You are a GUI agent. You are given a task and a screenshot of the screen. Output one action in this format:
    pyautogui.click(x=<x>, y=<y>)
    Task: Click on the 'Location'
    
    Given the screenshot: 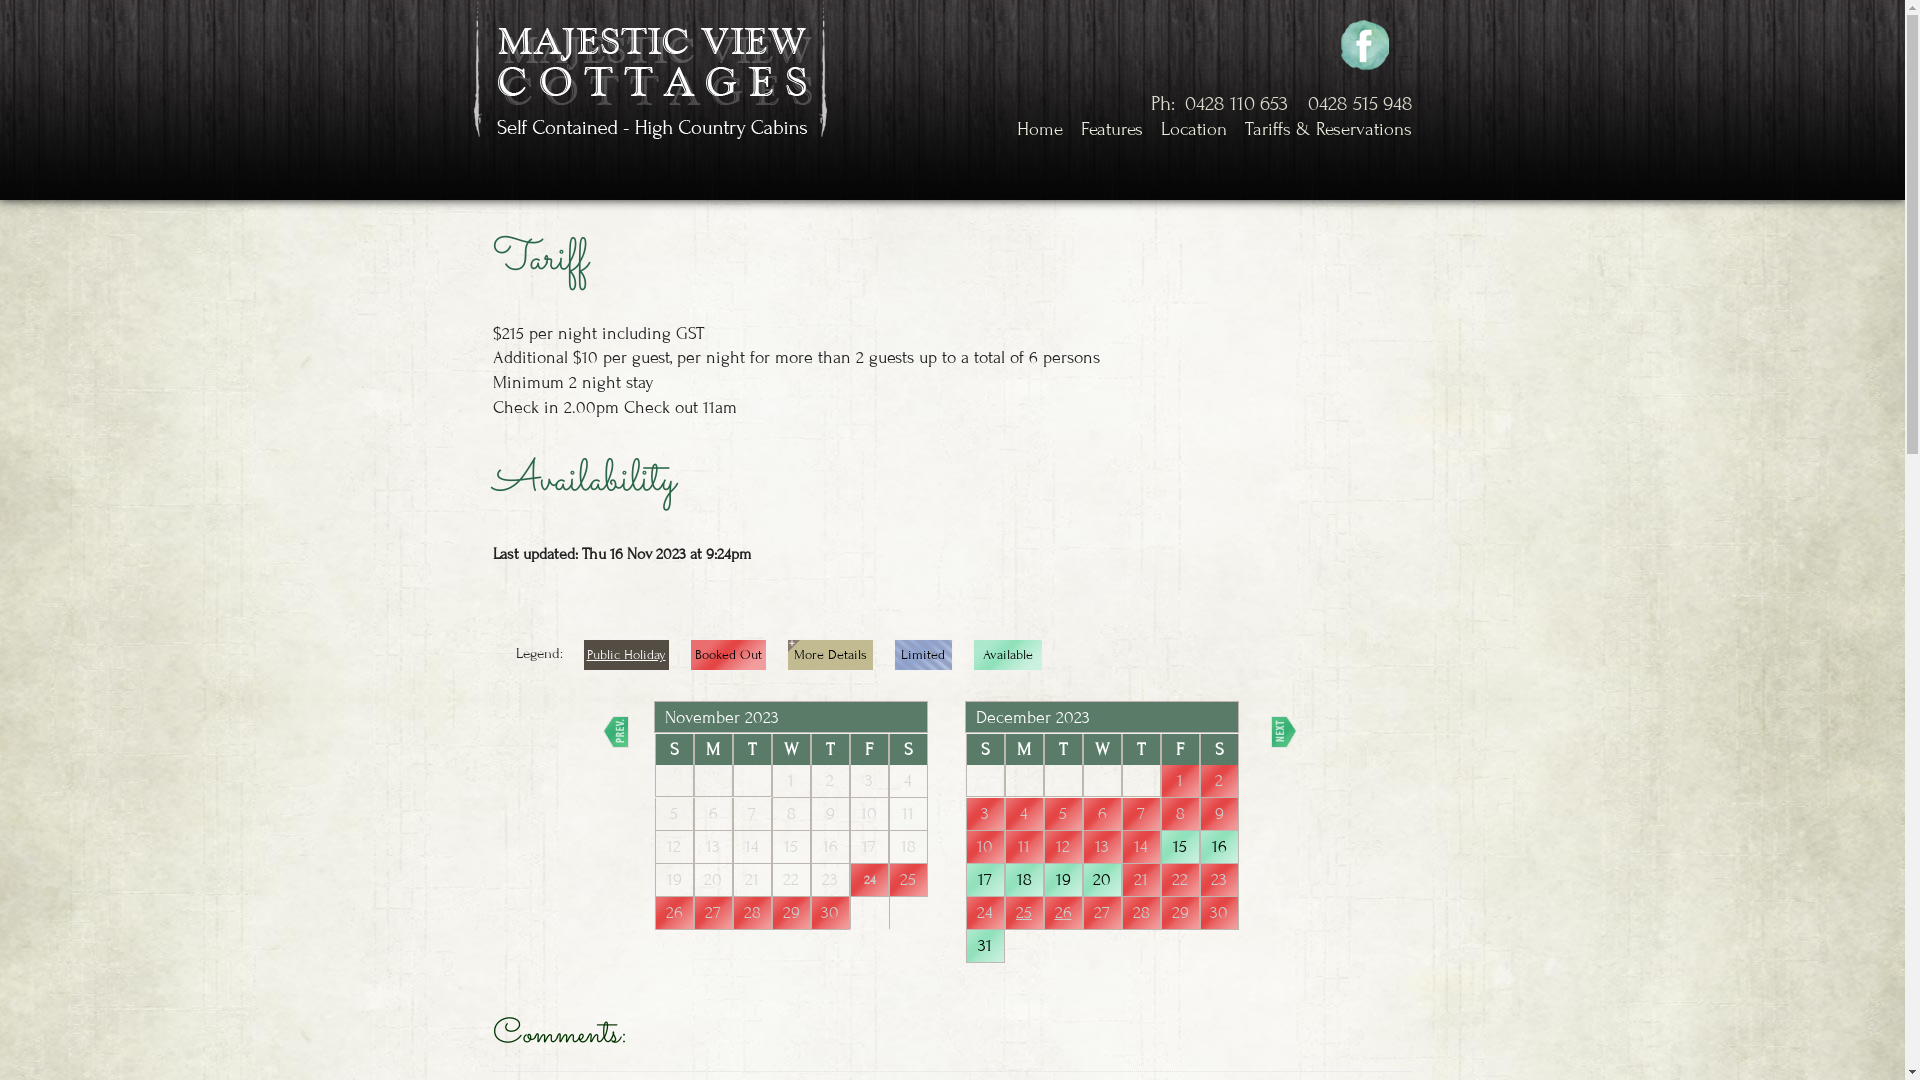 What is the action you would take?
    pyautogui.click(x=1194, y=129)
    